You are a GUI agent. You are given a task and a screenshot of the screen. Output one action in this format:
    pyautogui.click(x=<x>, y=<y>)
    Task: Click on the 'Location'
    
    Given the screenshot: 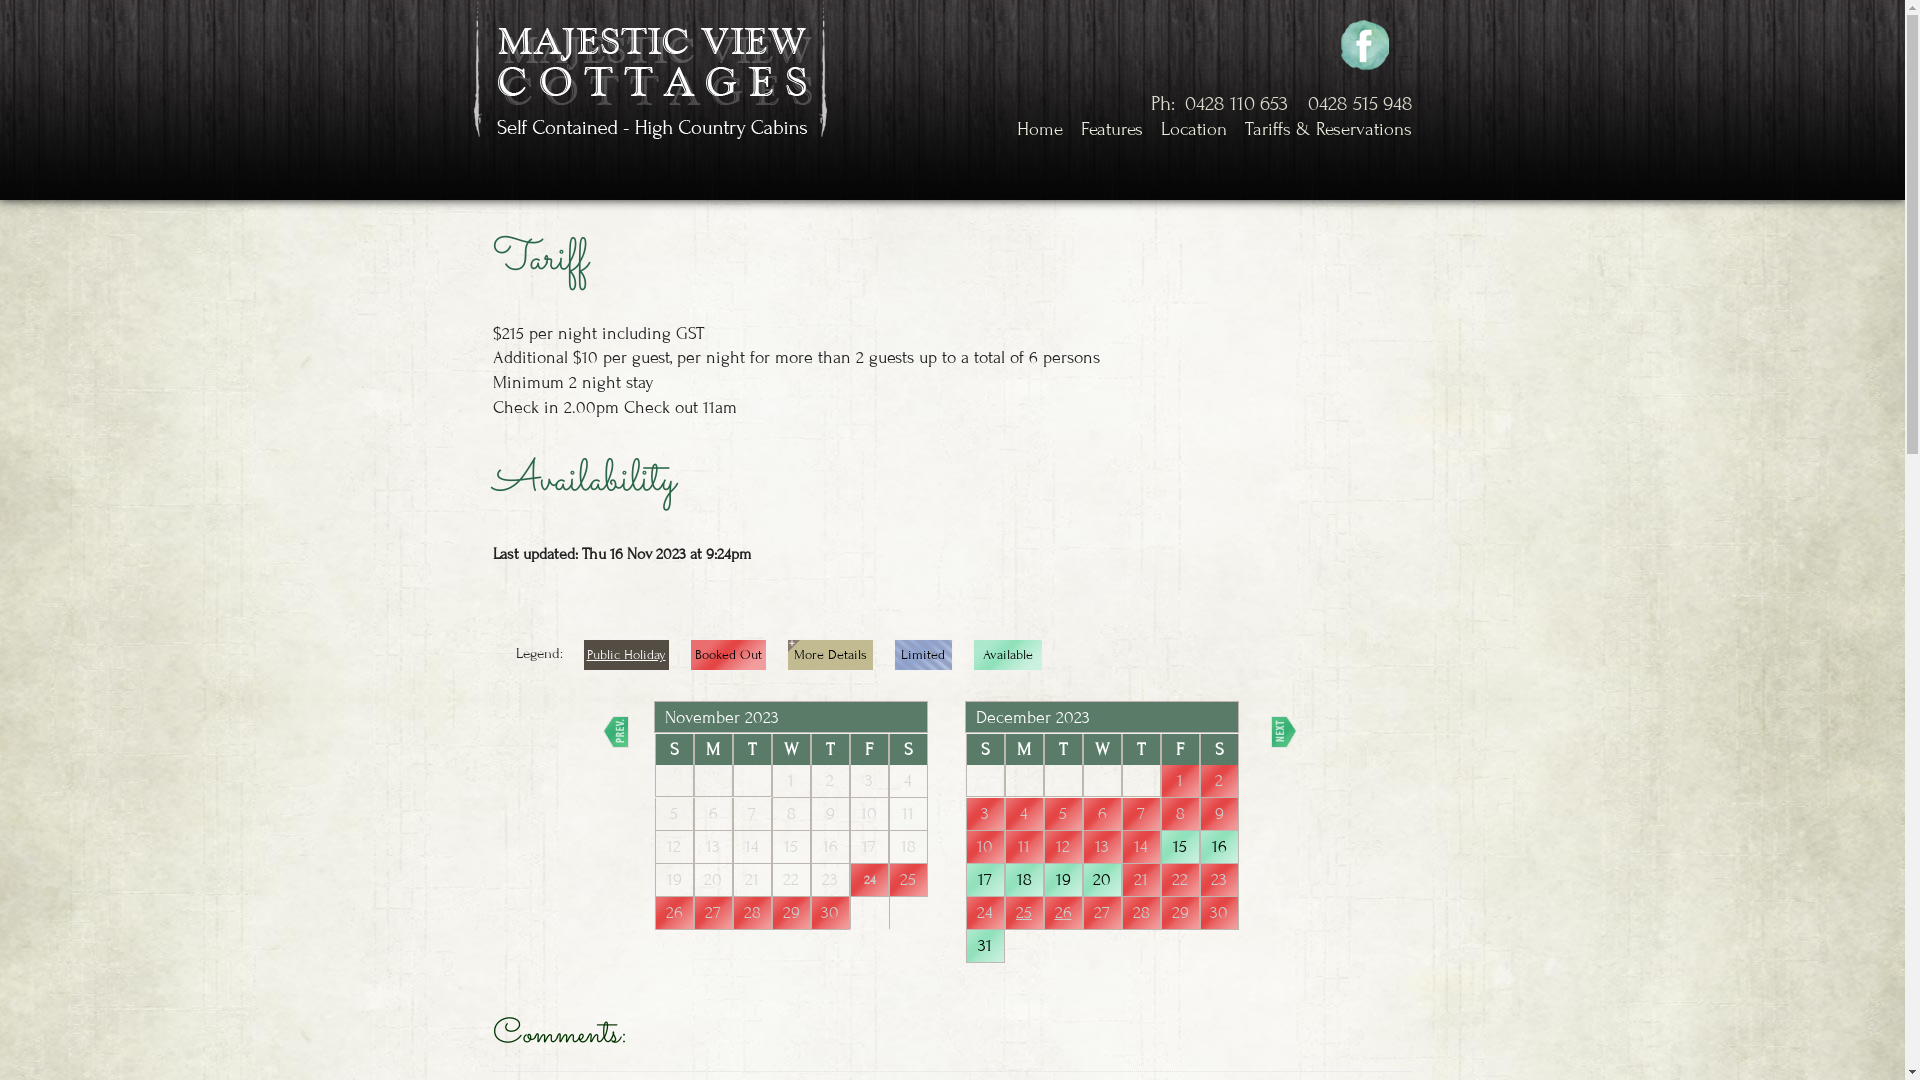 What is the action you would take?
    pyautogui.click(x=1194, y=129)
    